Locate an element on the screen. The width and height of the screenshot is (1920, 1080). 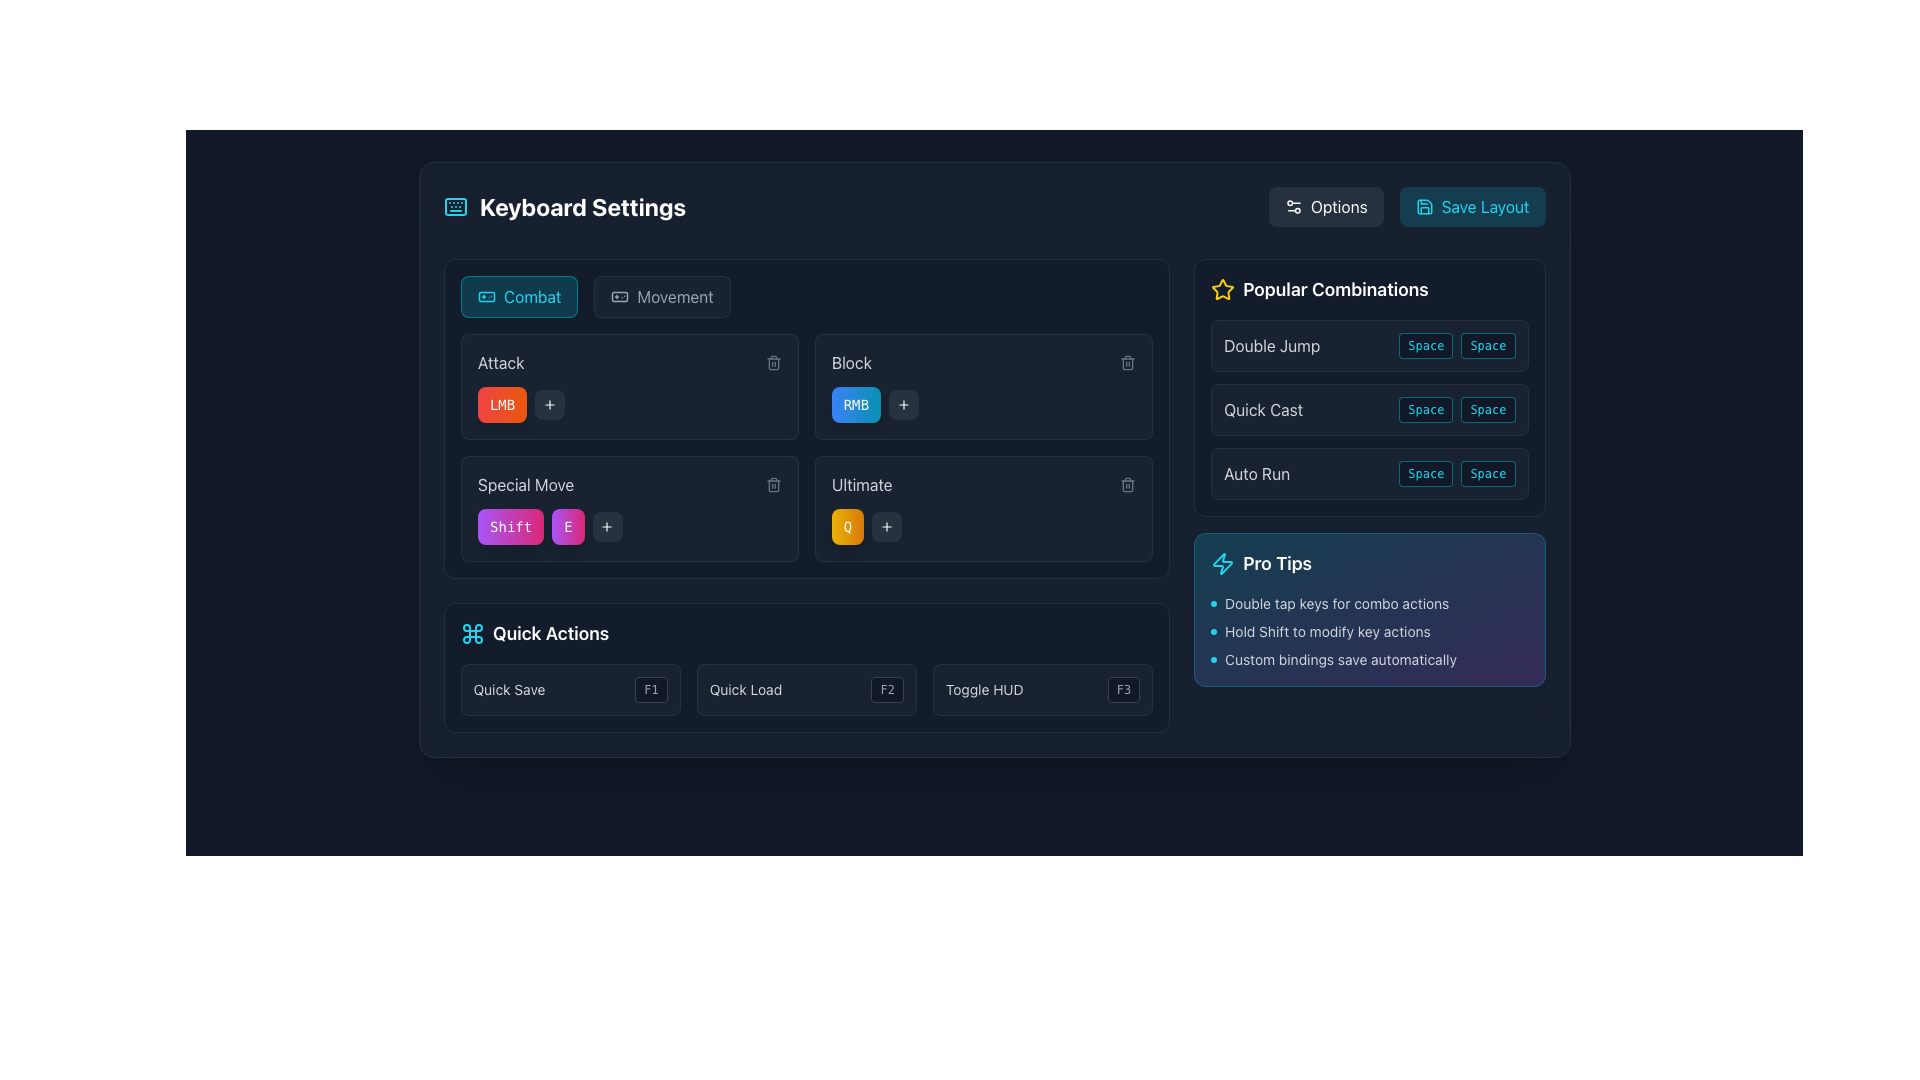
the static label displaying 'Quick Cast' in light gray color, located in the right panel under the 'Popular Combinations' section is located at coordinates (1262, 408).